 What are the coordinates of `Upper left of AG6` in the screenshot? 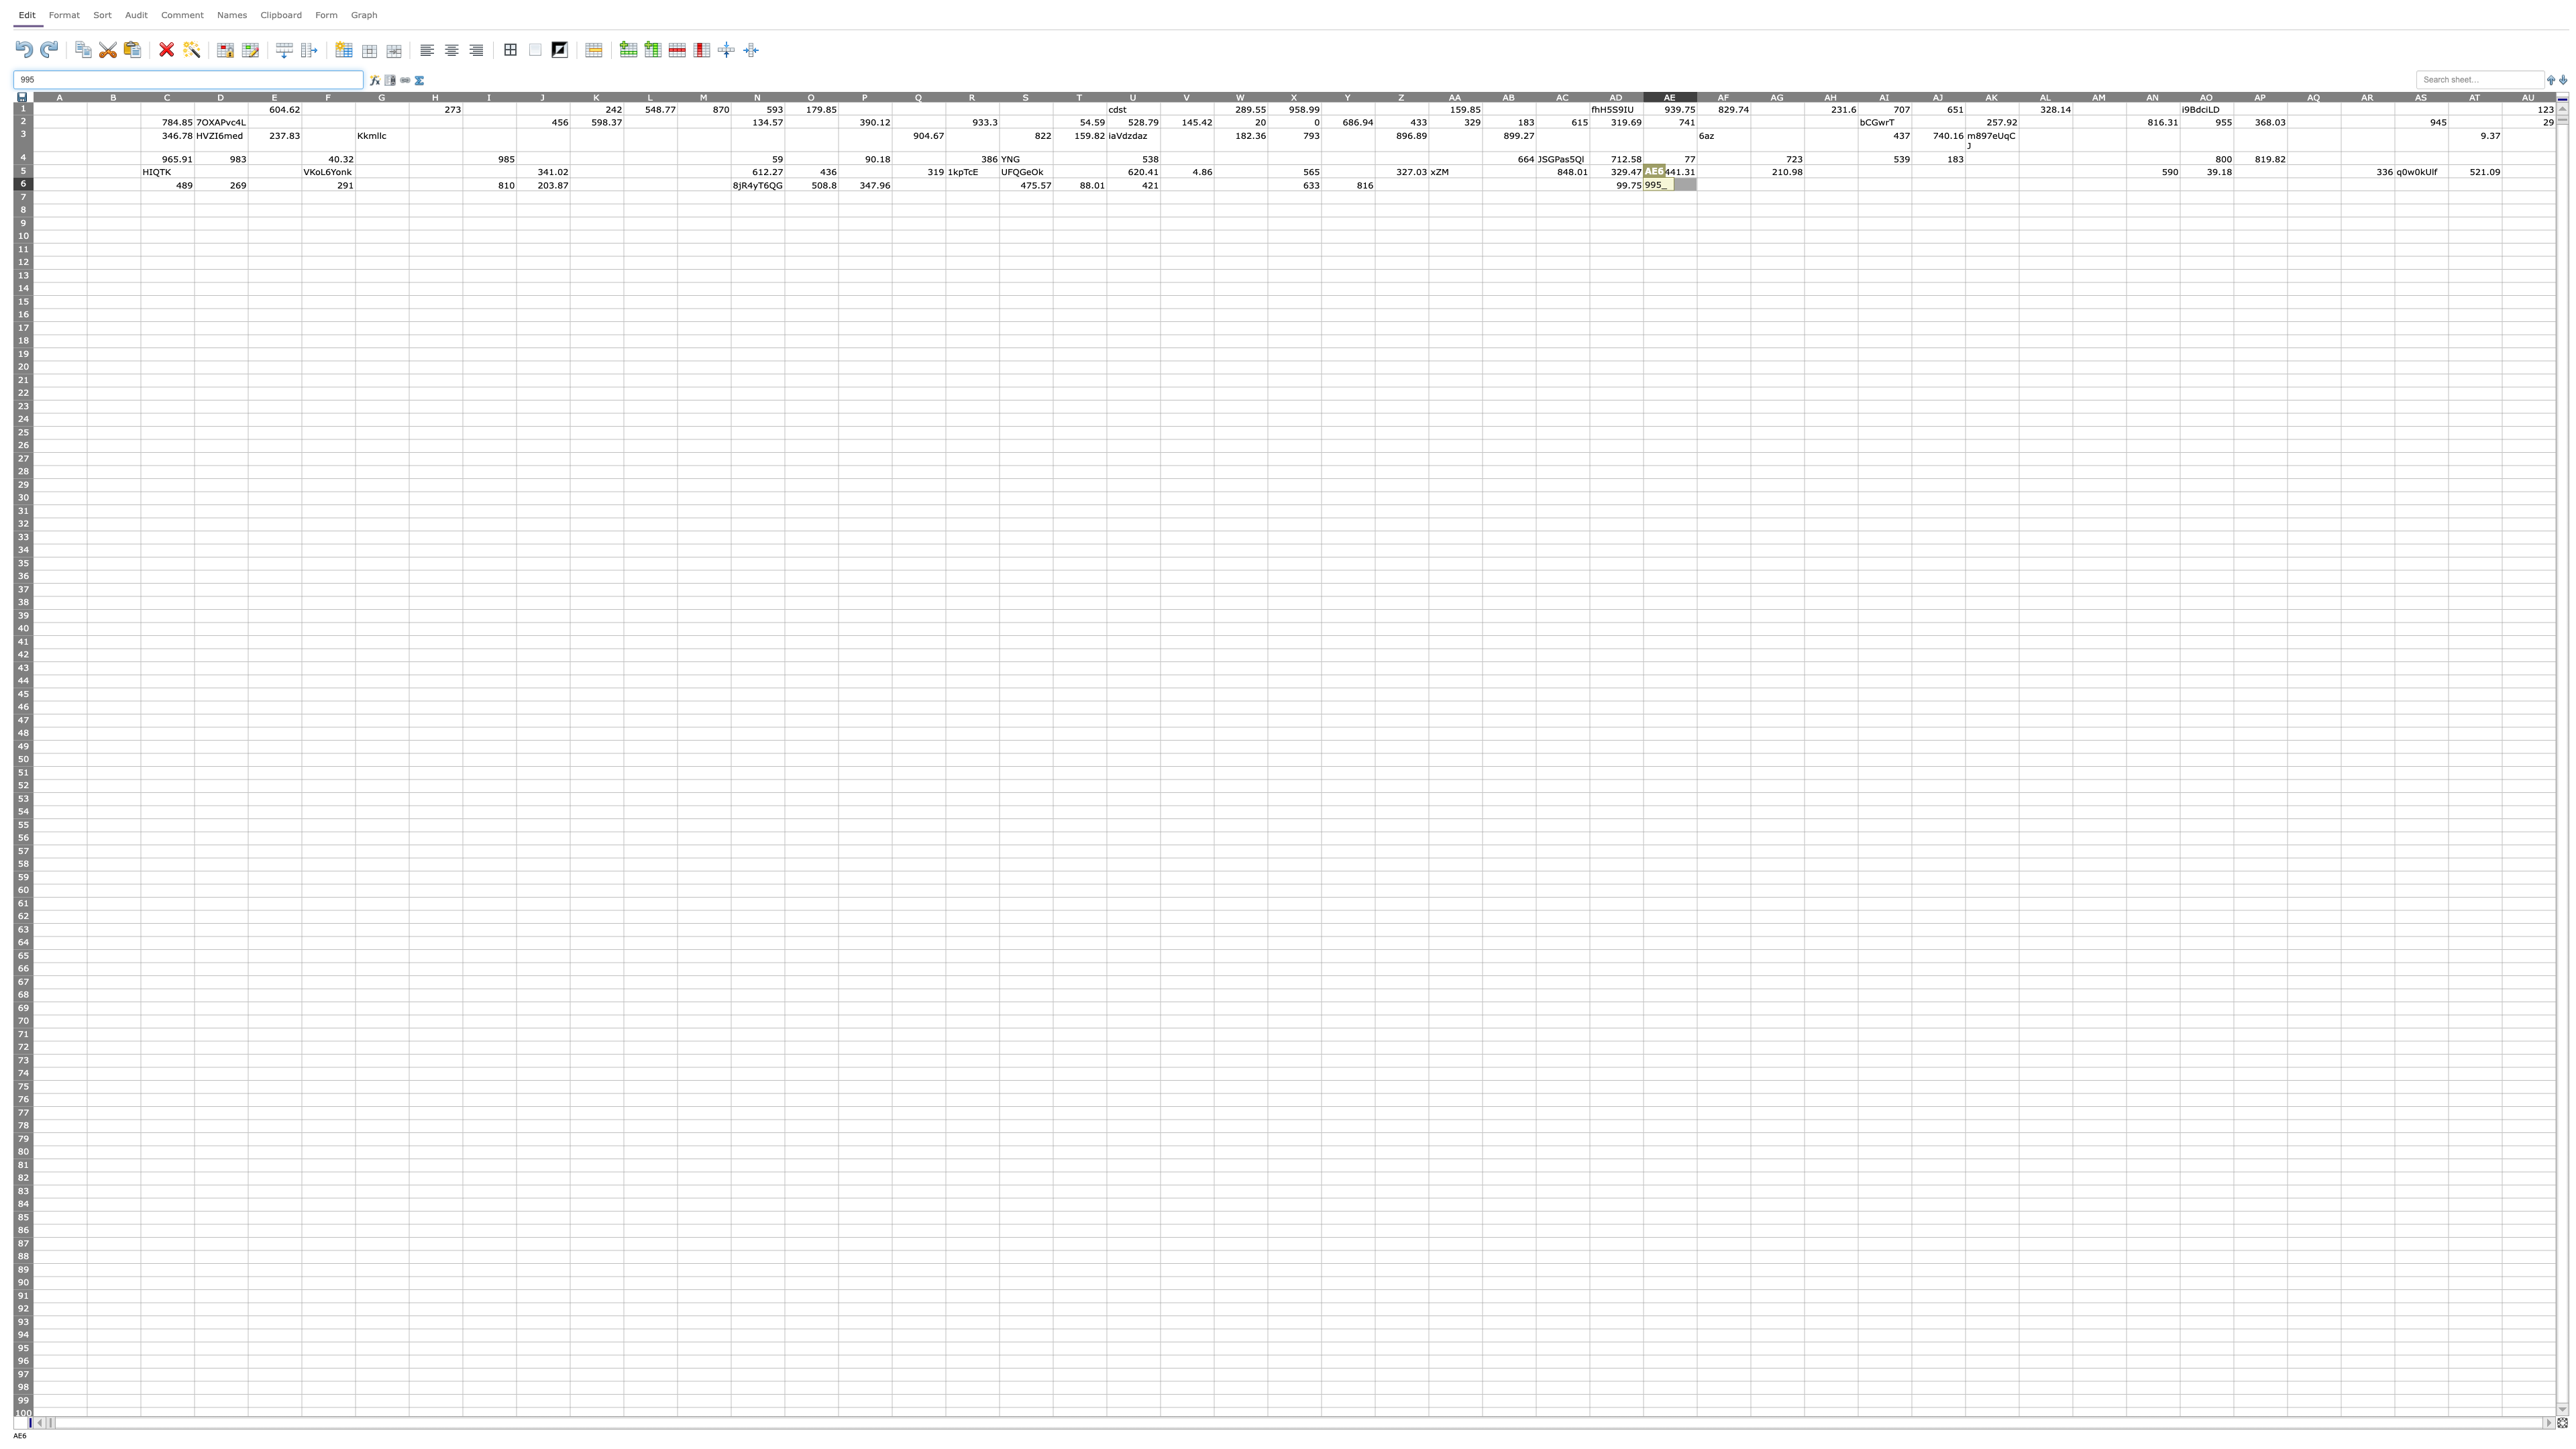 It's located at (1751, 177).